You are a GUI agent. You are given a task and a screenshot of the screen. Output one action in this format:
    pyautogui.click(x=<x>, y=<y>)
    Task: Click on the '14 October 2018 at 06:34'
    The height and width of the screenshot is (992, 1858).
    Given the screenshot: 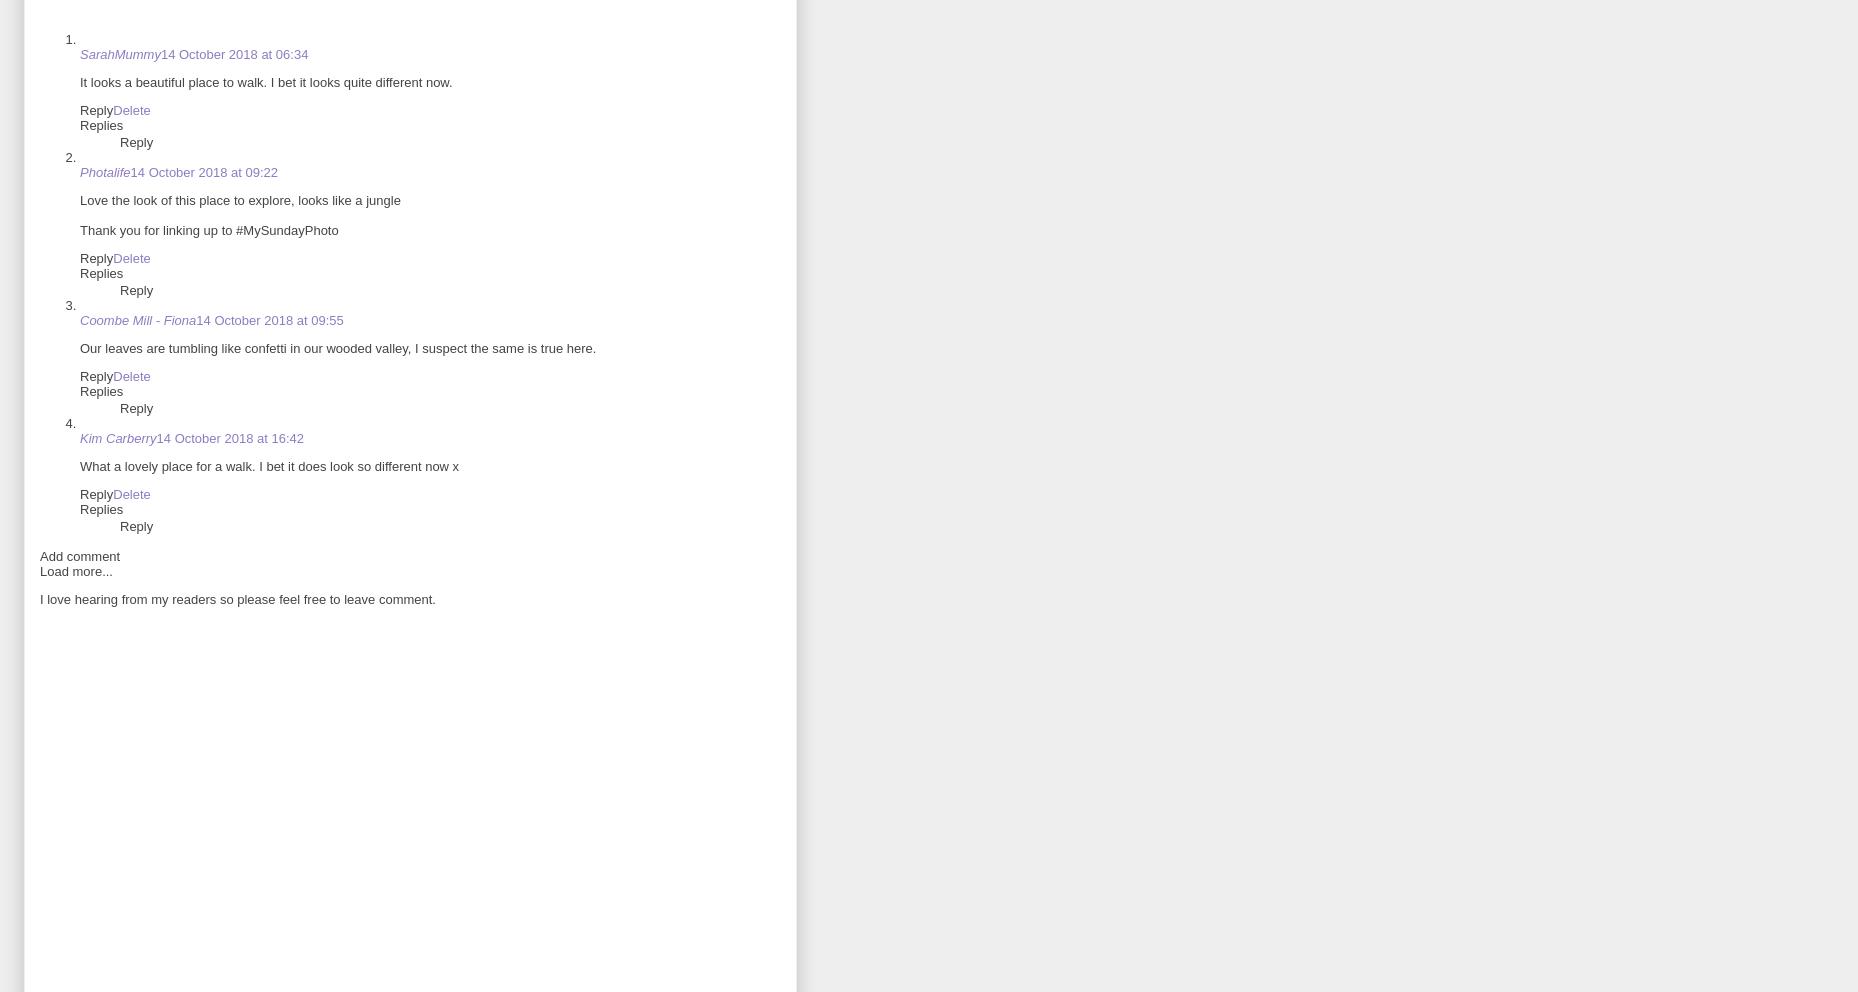 What is the action you would take?
    pyautogui.click(x=232, y=54)
    